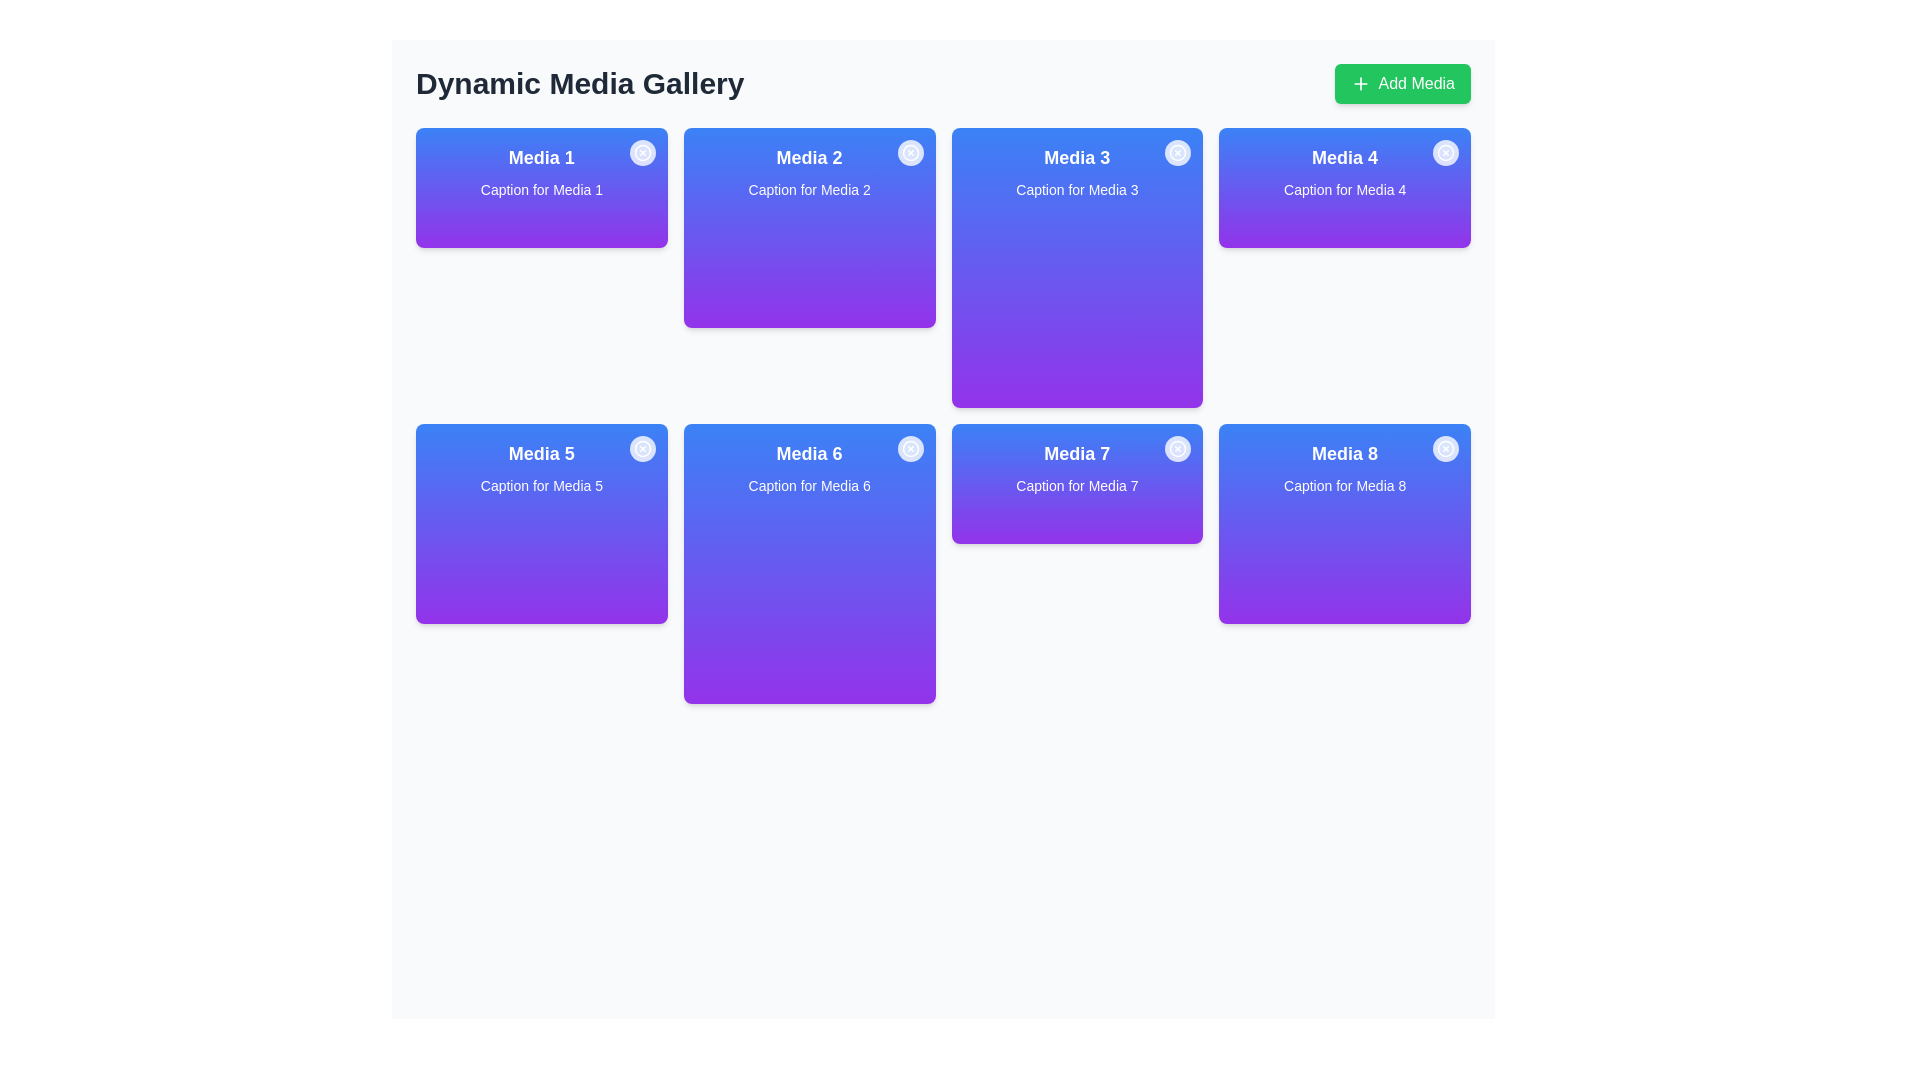  What do you see at coordinates (1178, 447) in the screenshot?
I see `the deletion button in the top-right corner of the card labeled 'Media 7'` at bounding box center [1178, 447].